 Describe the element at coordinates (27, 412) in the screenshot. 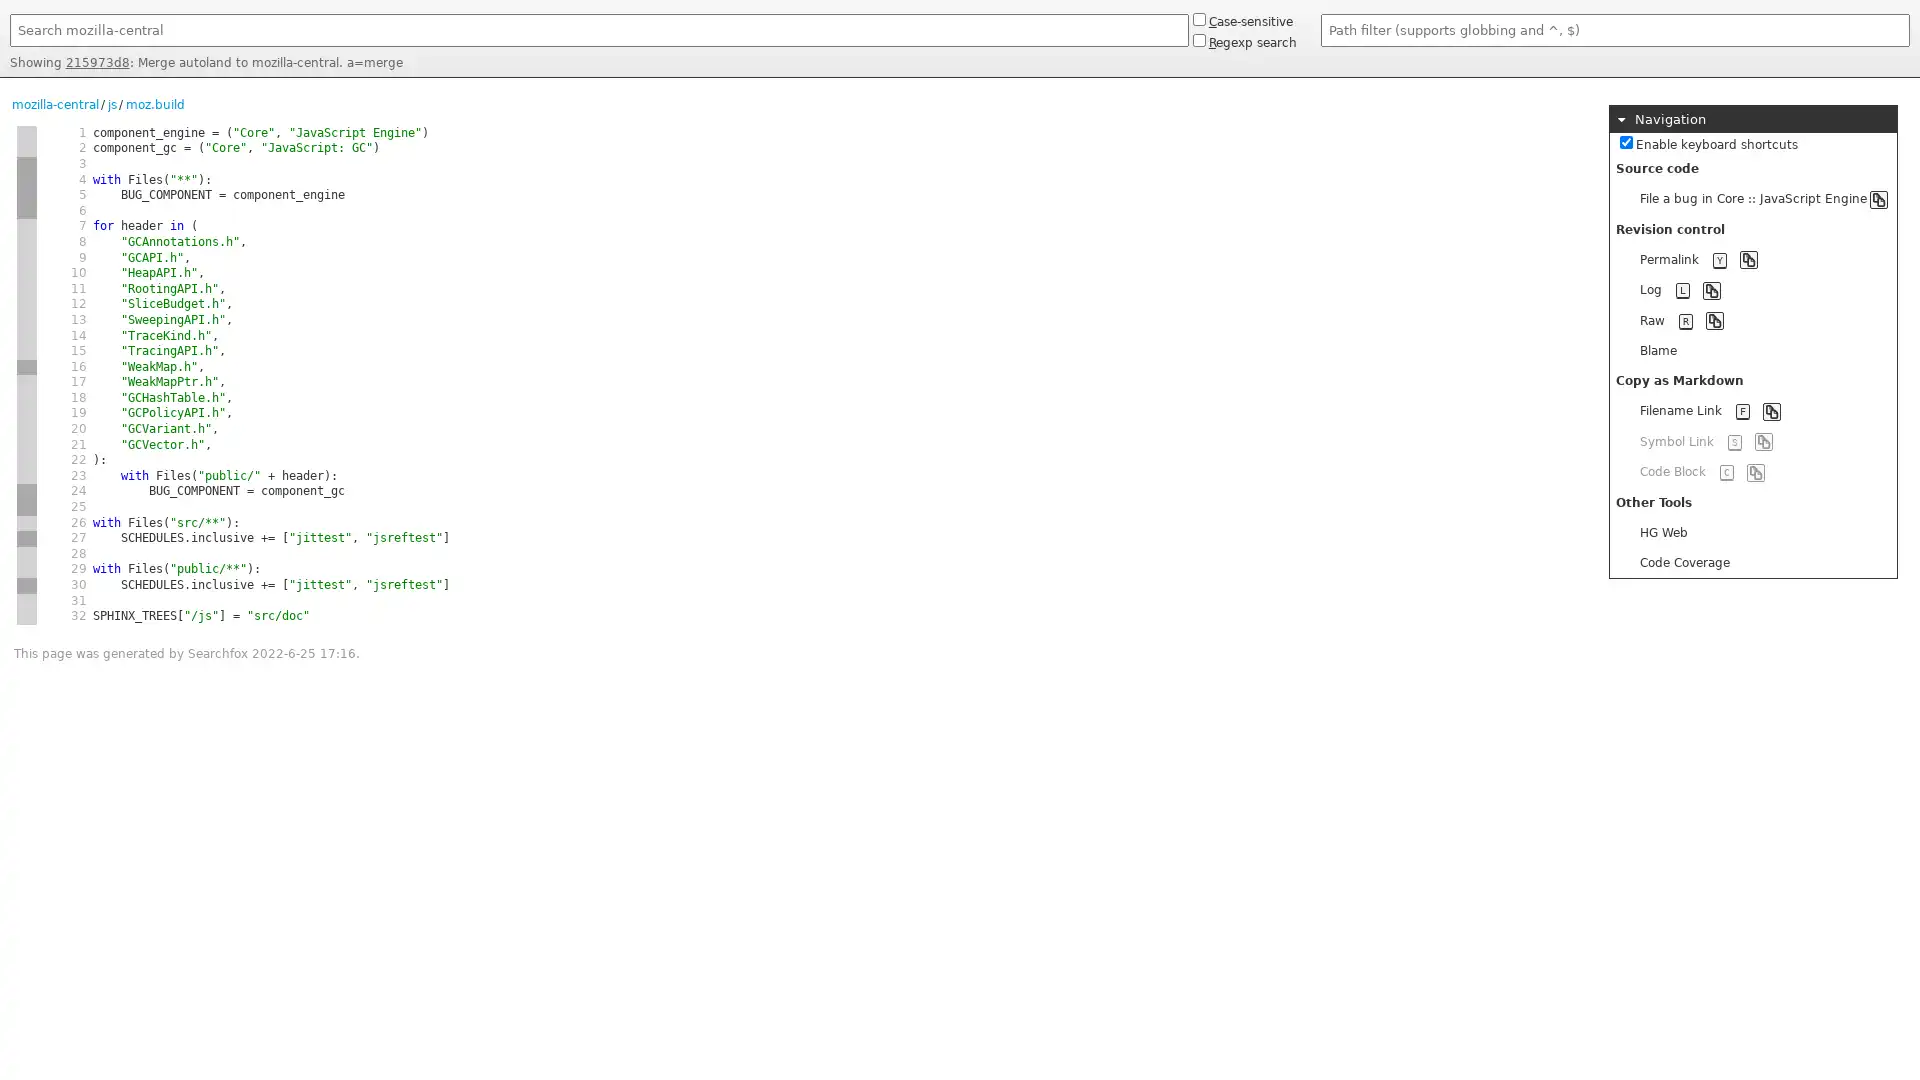

I see `same hash 1` at that location.